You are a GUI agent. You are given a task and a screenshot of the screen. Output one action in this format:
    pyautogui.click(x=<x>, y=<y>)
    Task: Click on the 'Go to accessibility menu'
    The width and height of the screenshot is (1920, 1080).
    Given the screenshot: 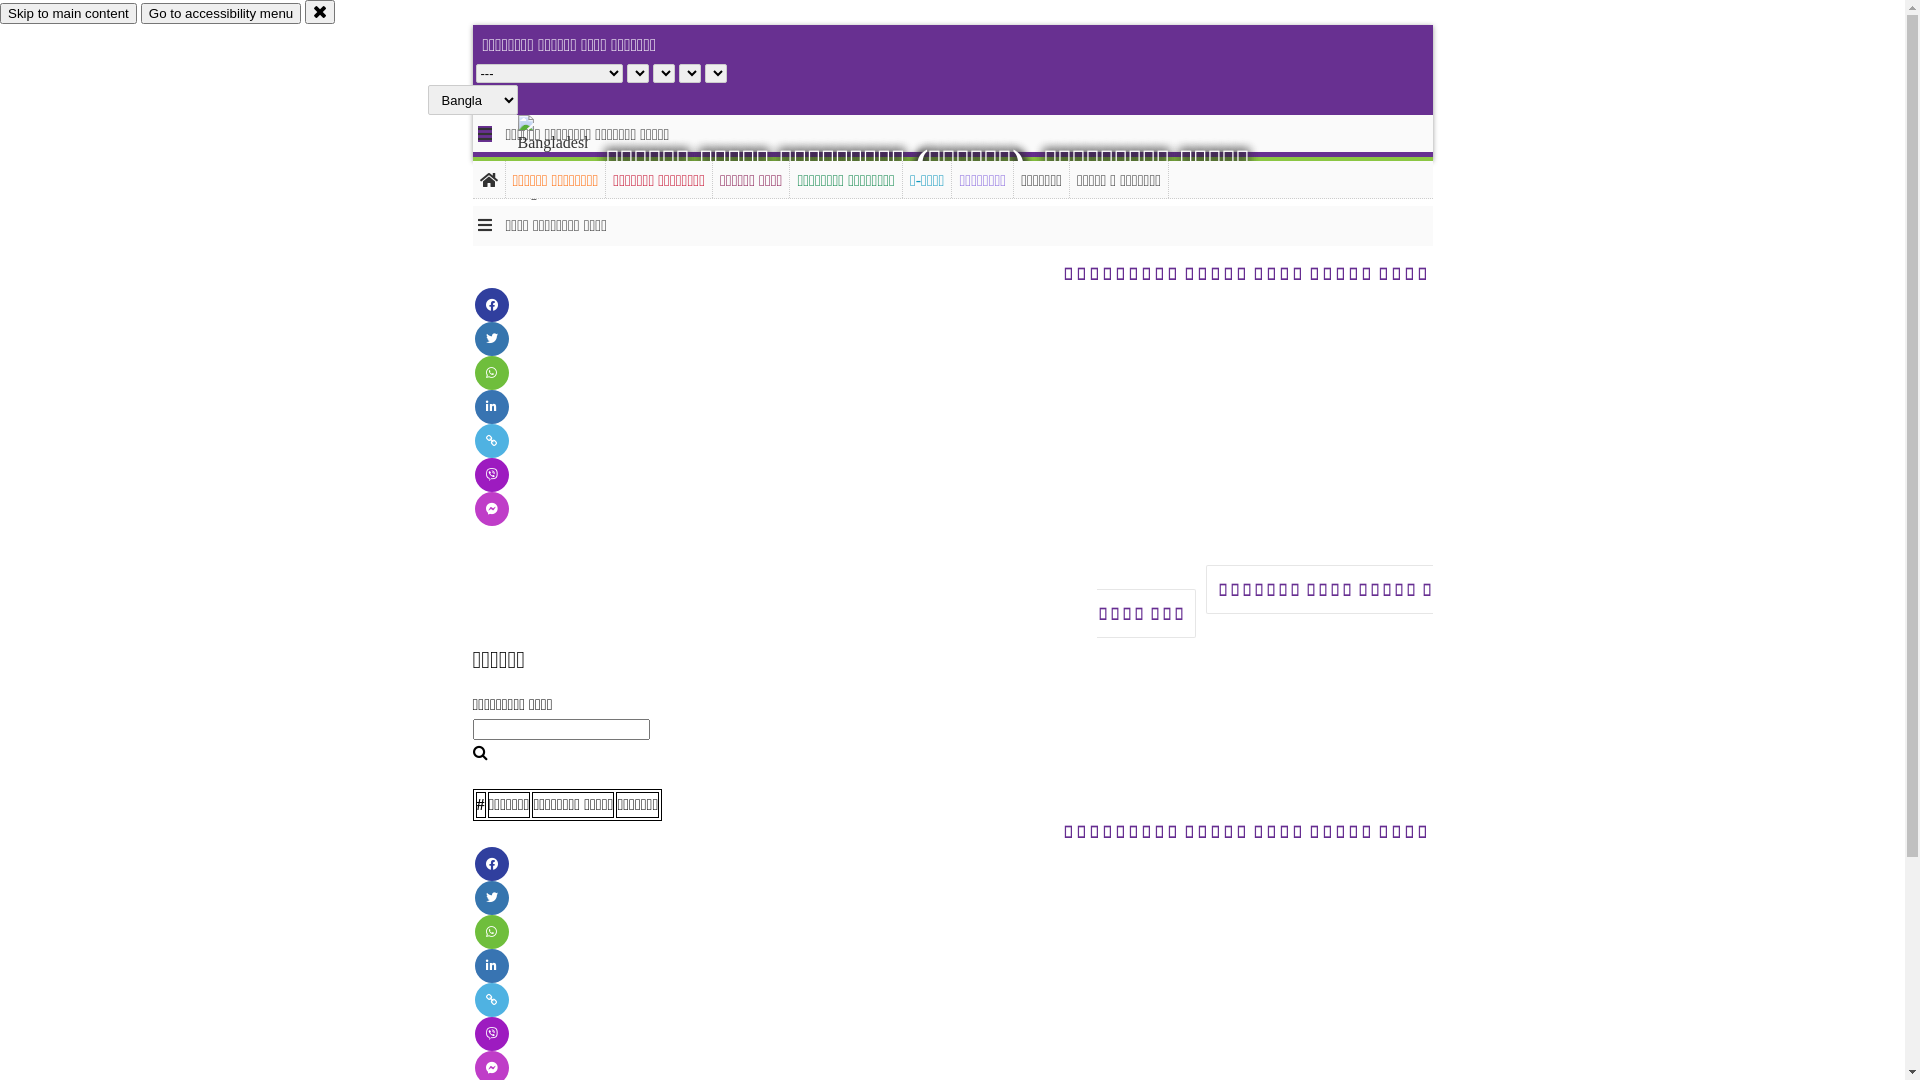 What is the action you would take?
    pyautogui.click(x=139, y=13)
    